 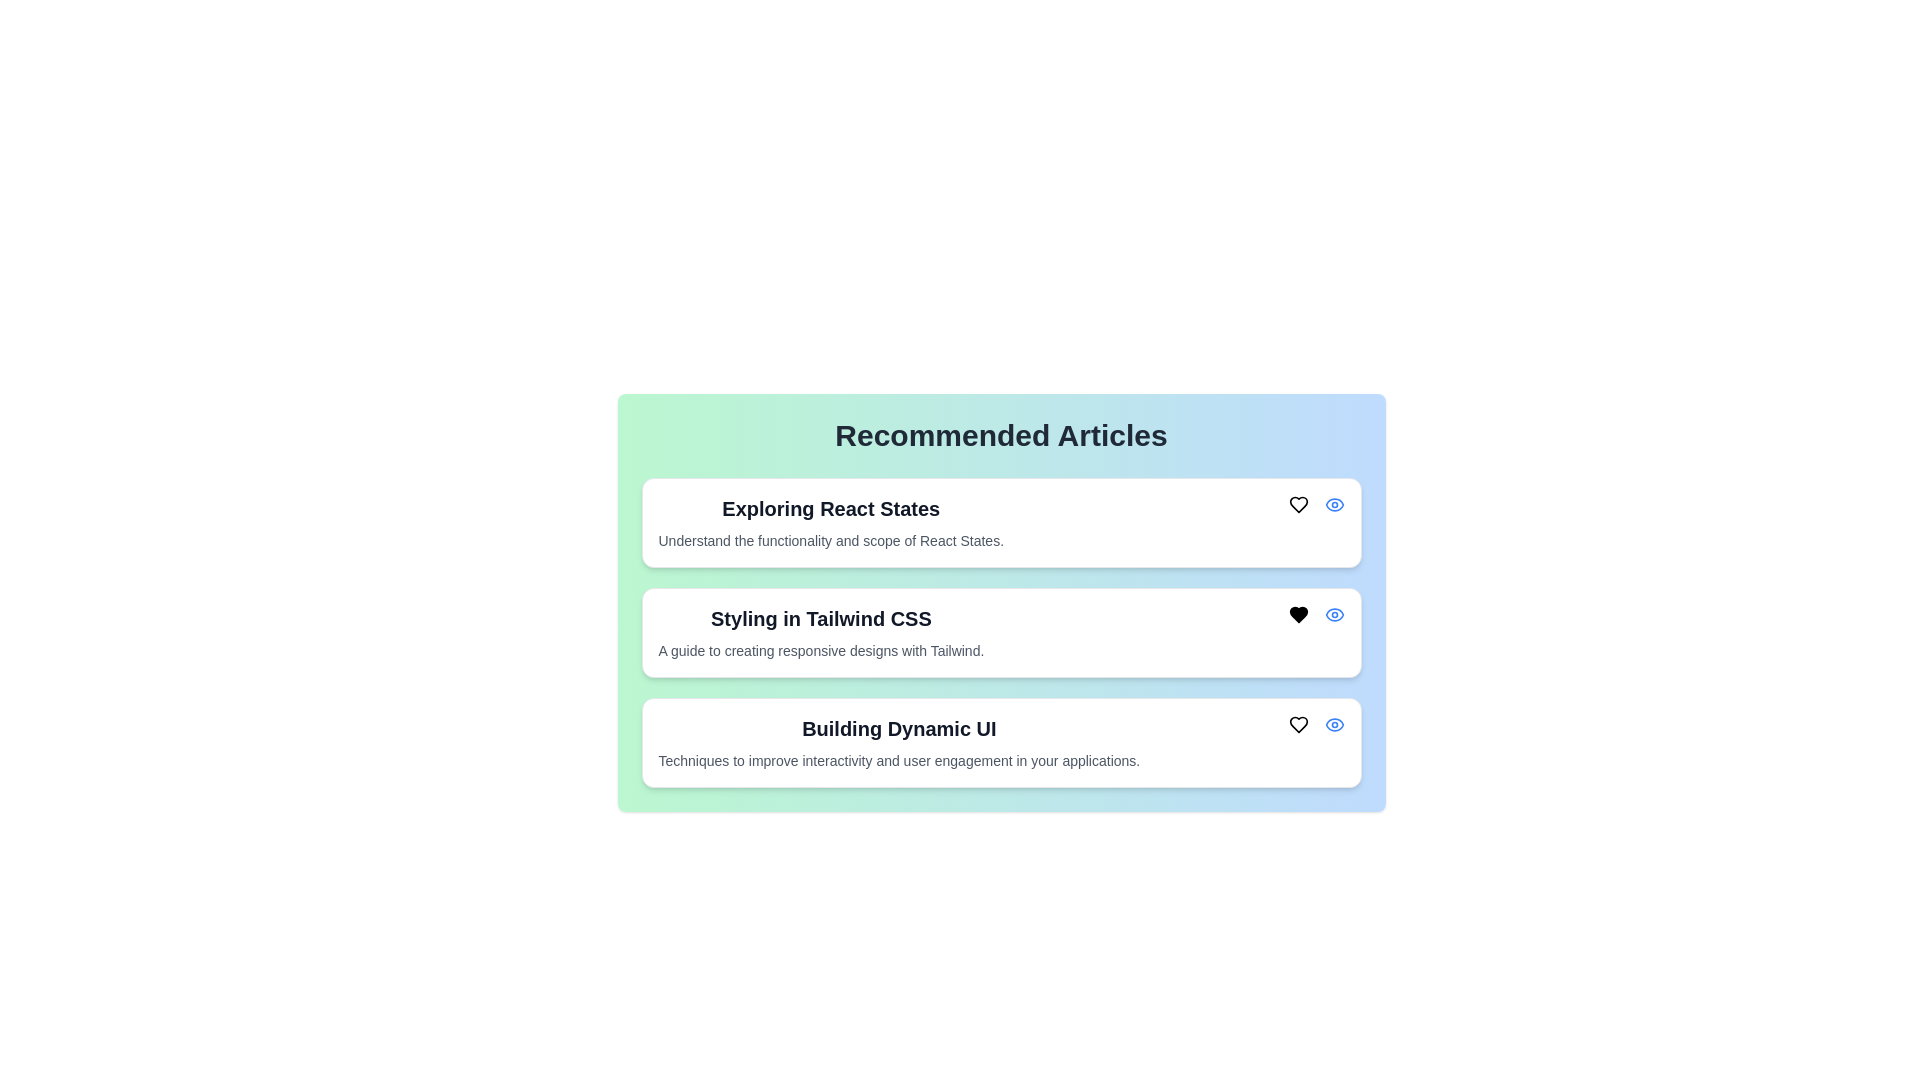 I want to click on the favorite button for the article titled 'Building Dynamic UI' to toggle its favorite status, so click(x=1298, y=725).